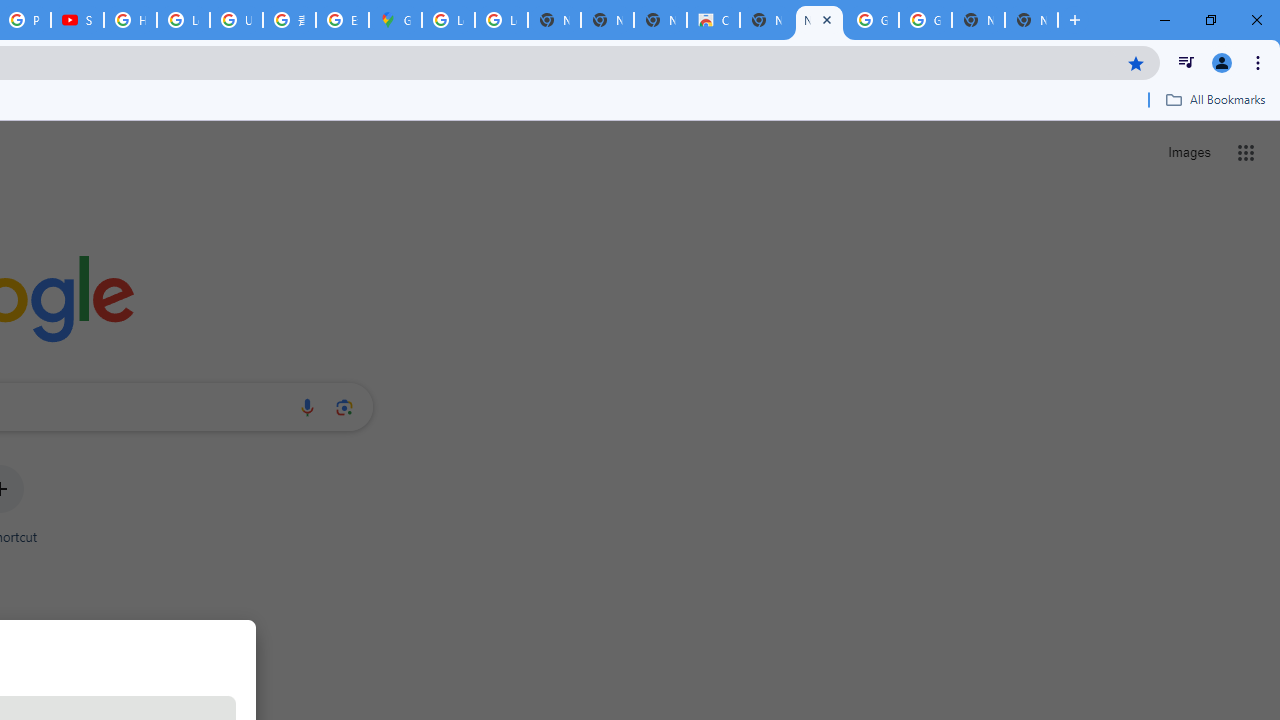  What do you see at coordinates (1214, 99) in the screenshot?
I see `'All Bookmarks'` at bounding box center [1214, 99].